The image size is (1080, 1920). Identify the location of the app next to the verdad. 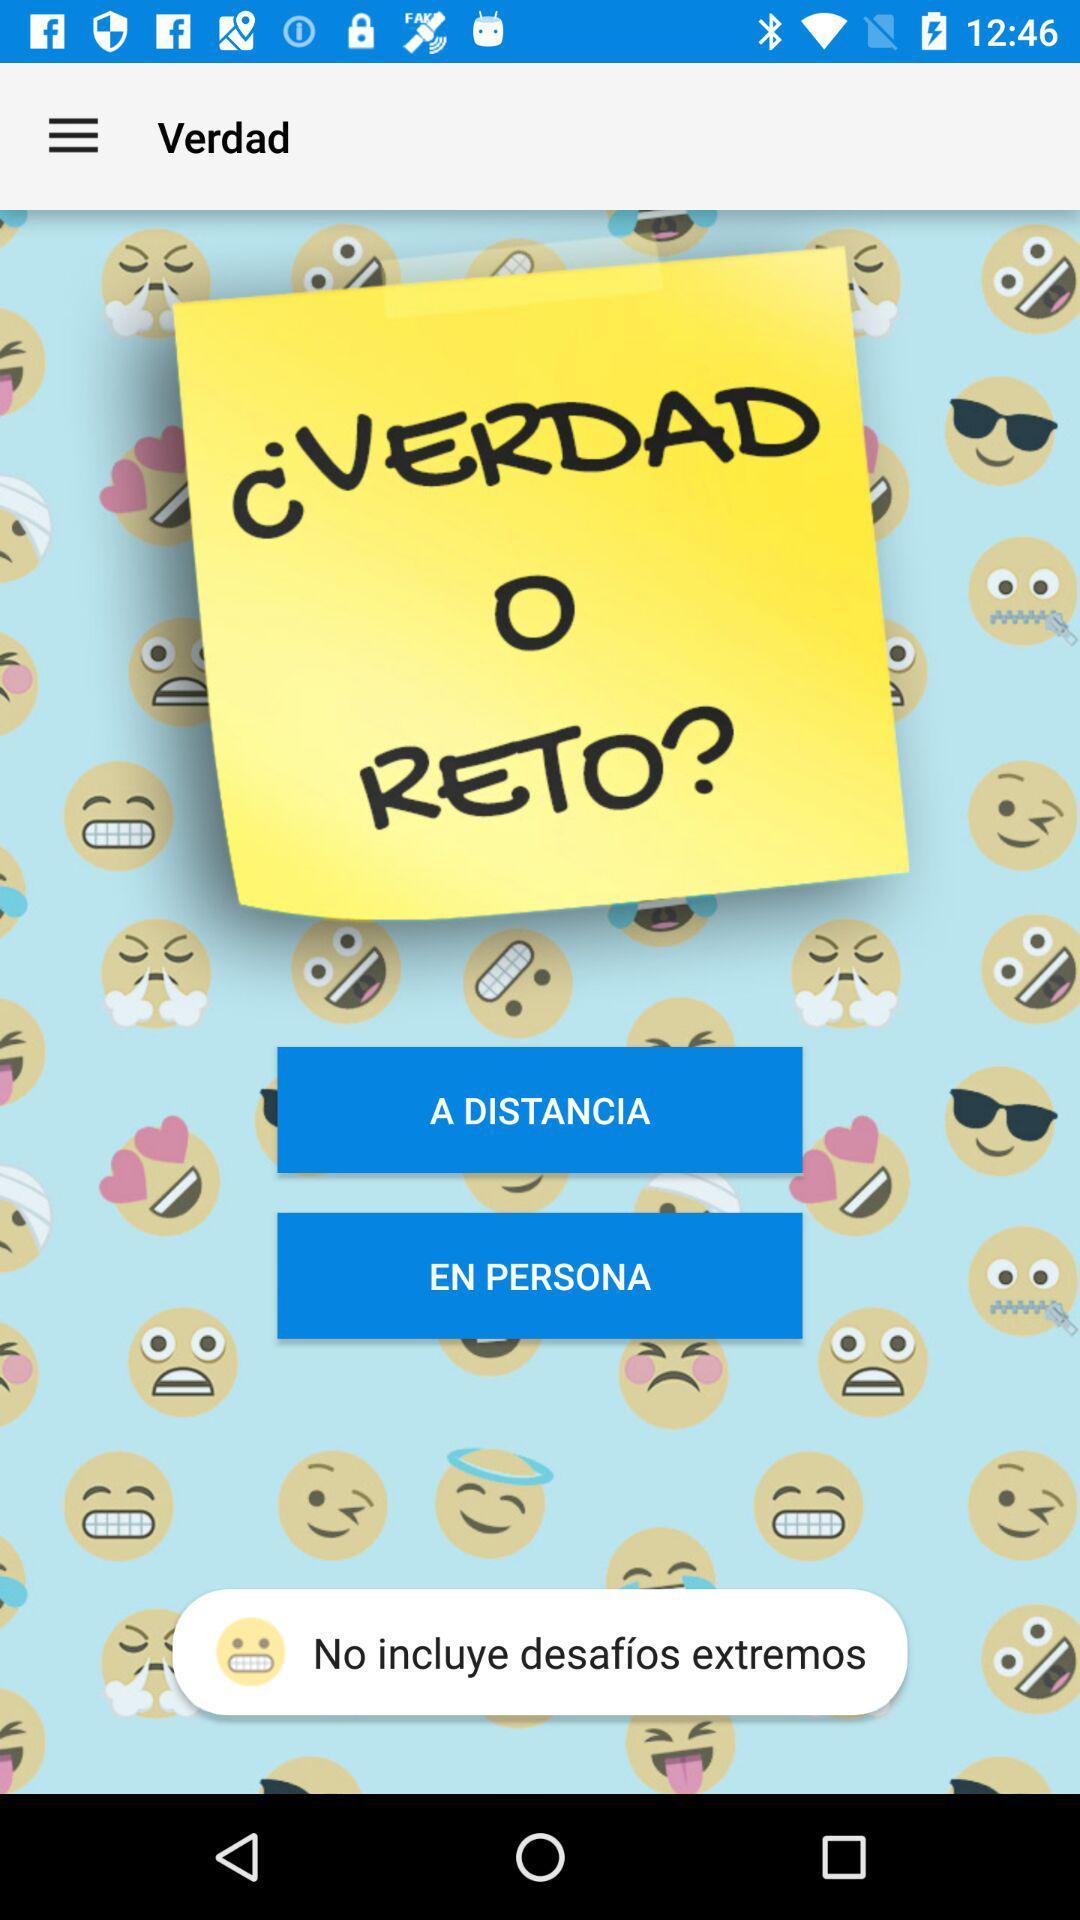
(72, 135).